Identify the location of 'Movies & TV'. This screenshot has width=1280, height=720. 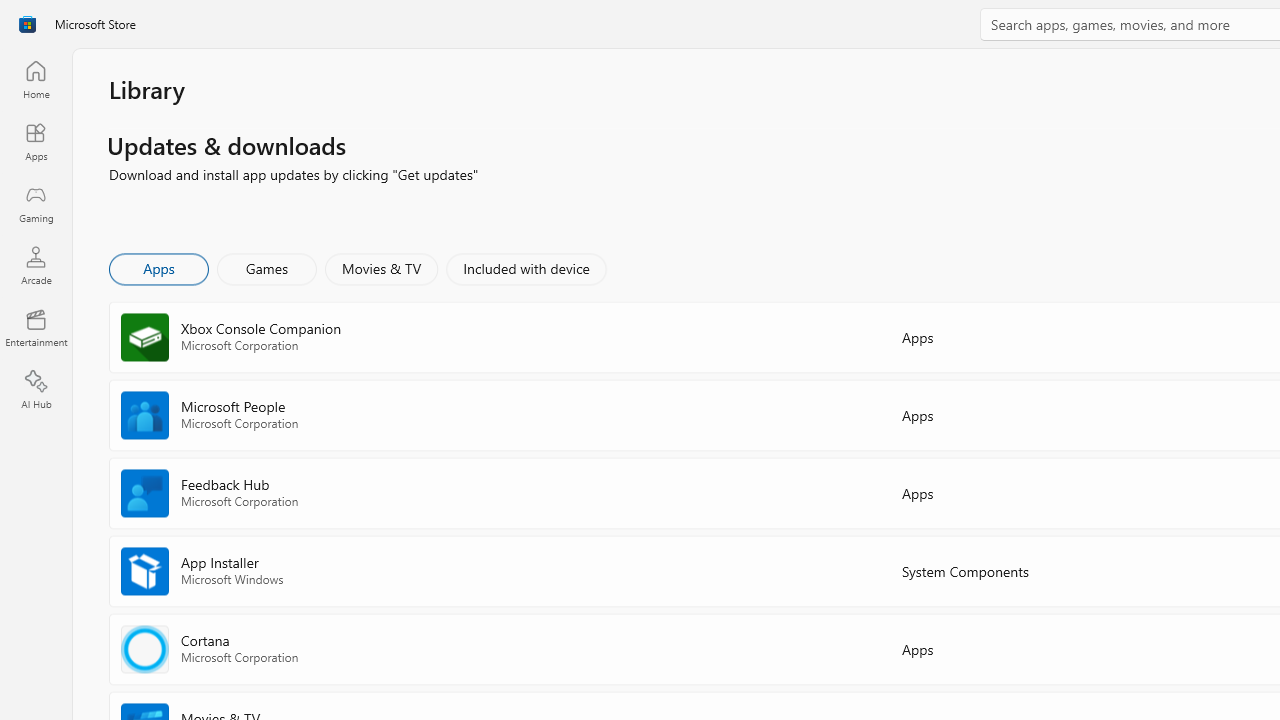
(381, 267).